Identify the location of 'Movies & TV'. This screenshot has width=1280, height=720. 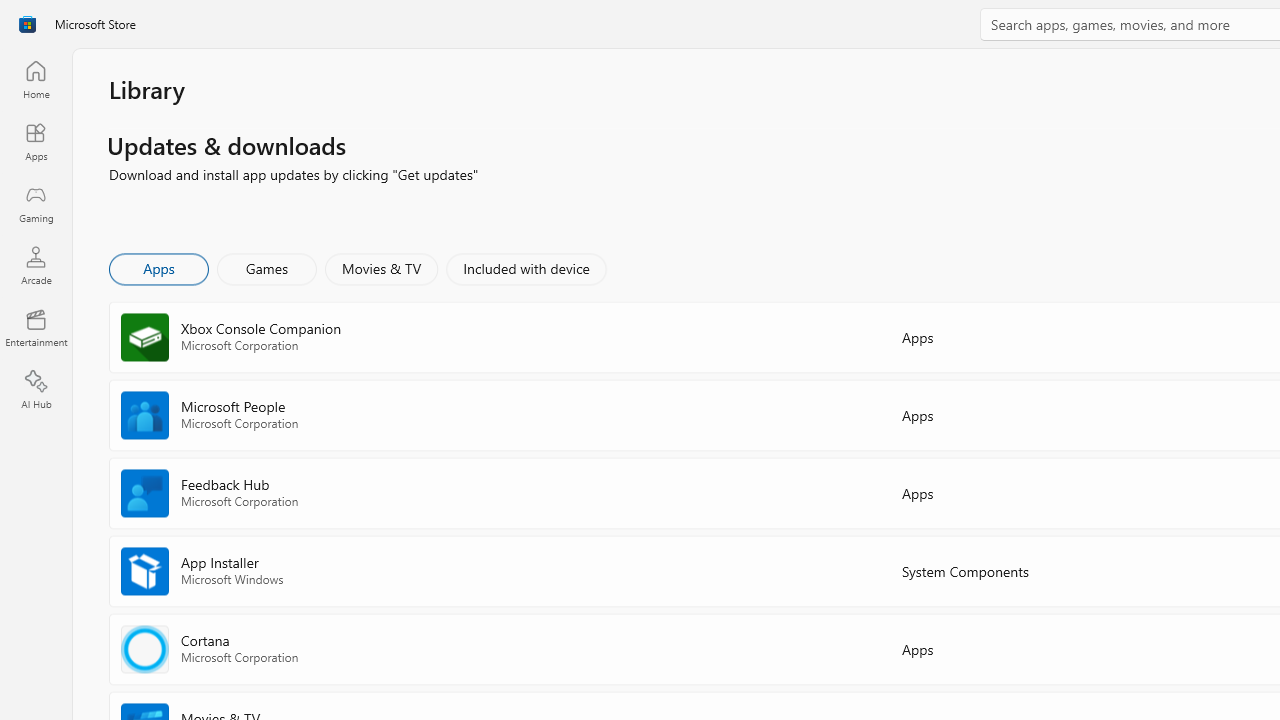
(381, 267).